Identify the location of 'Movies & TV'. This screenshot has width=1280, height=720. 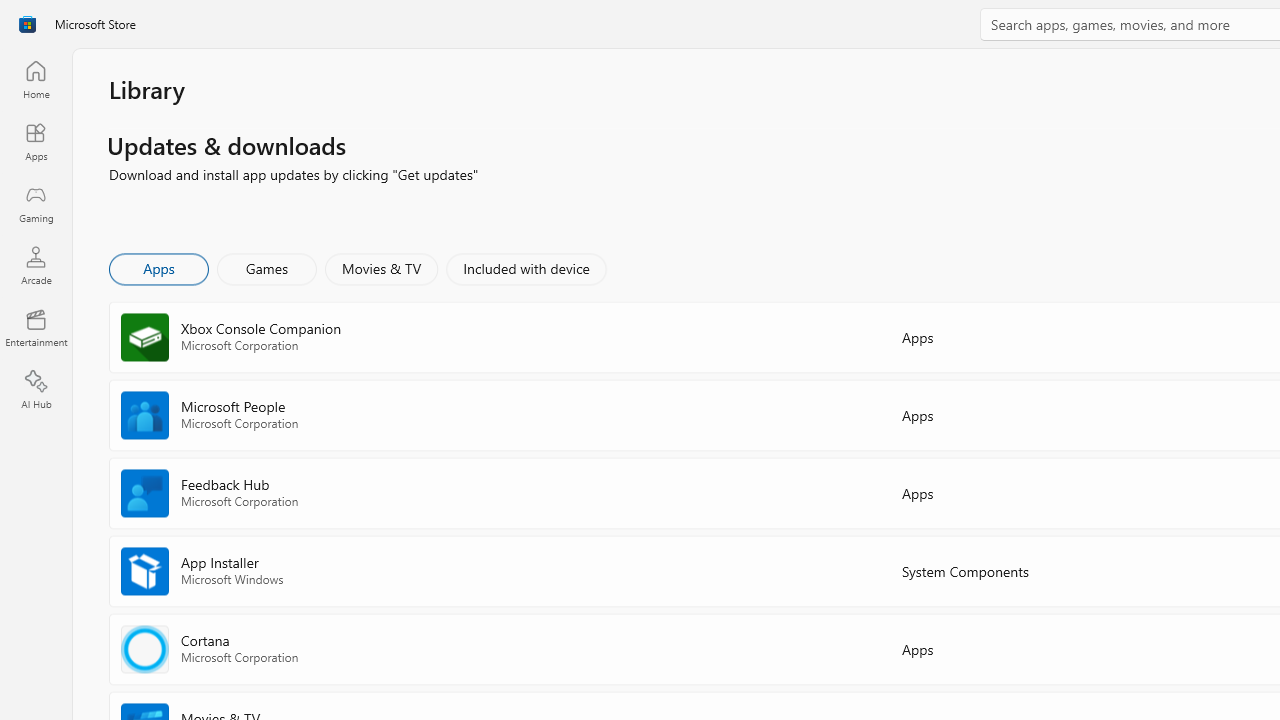
(381, 267).